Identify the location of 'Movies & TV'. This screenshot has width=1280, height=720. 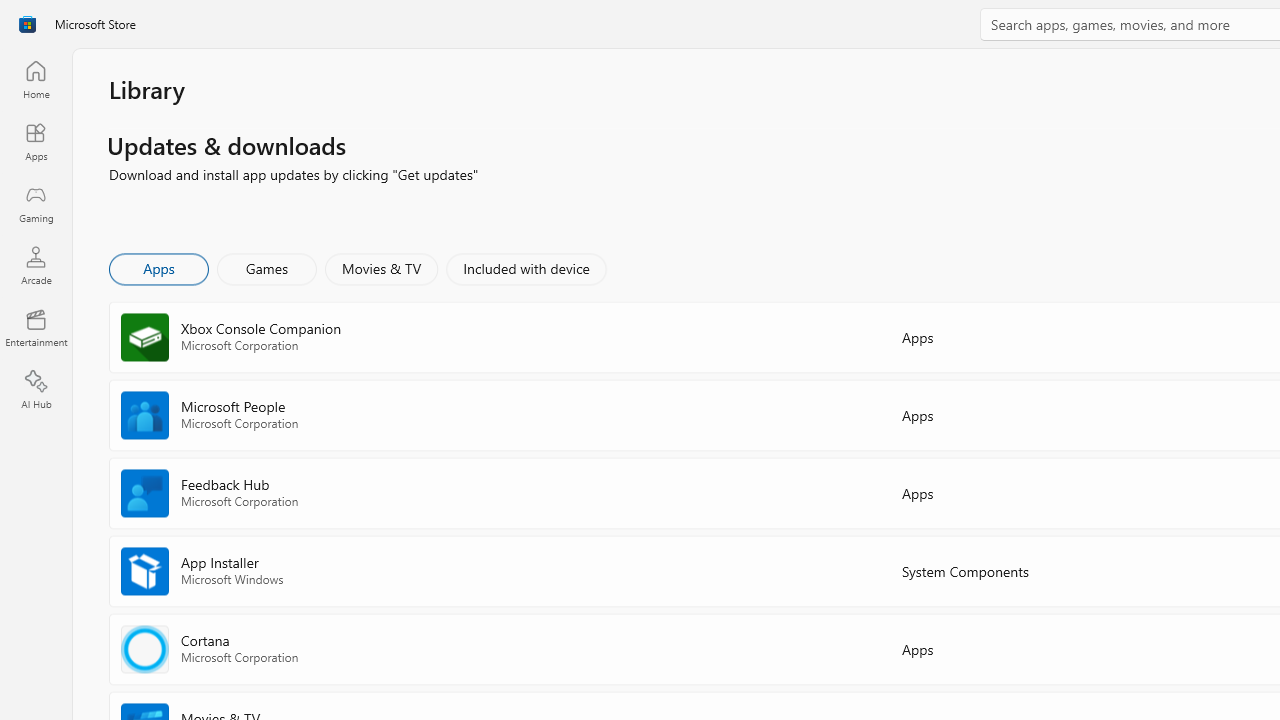
(381, 267).